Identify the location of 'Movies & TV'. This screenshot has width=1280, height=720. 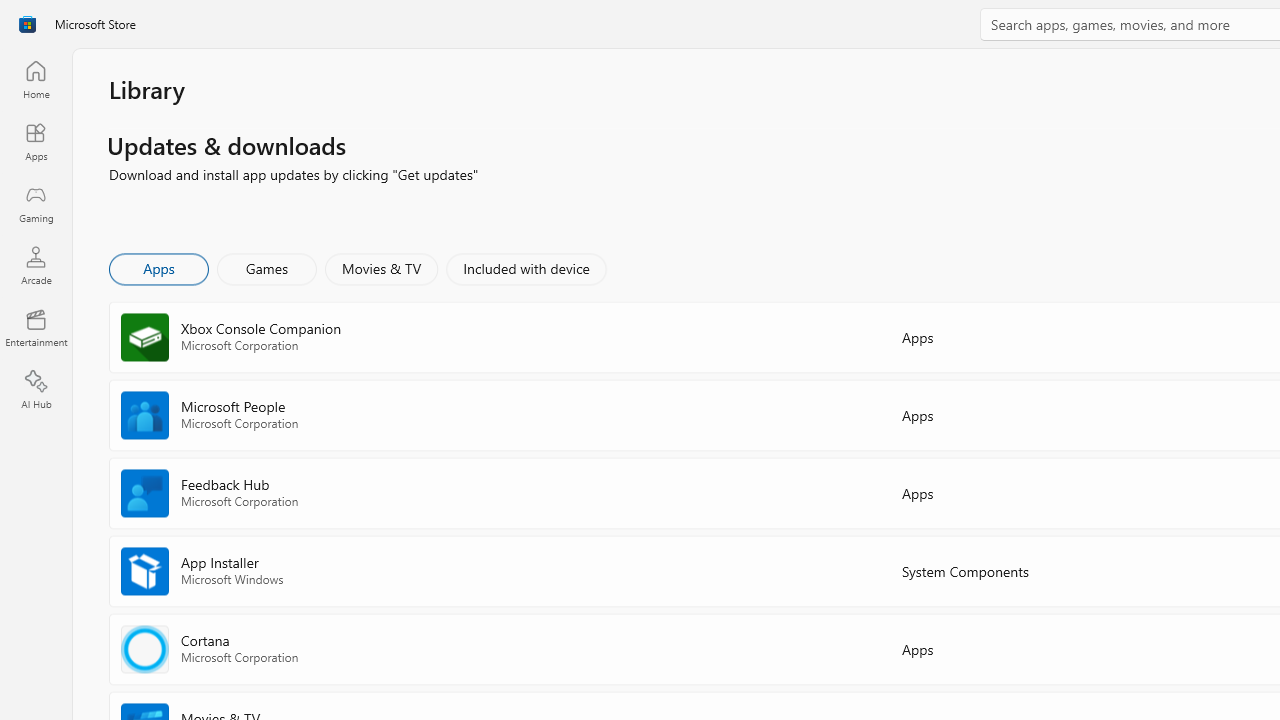
(381, 267).